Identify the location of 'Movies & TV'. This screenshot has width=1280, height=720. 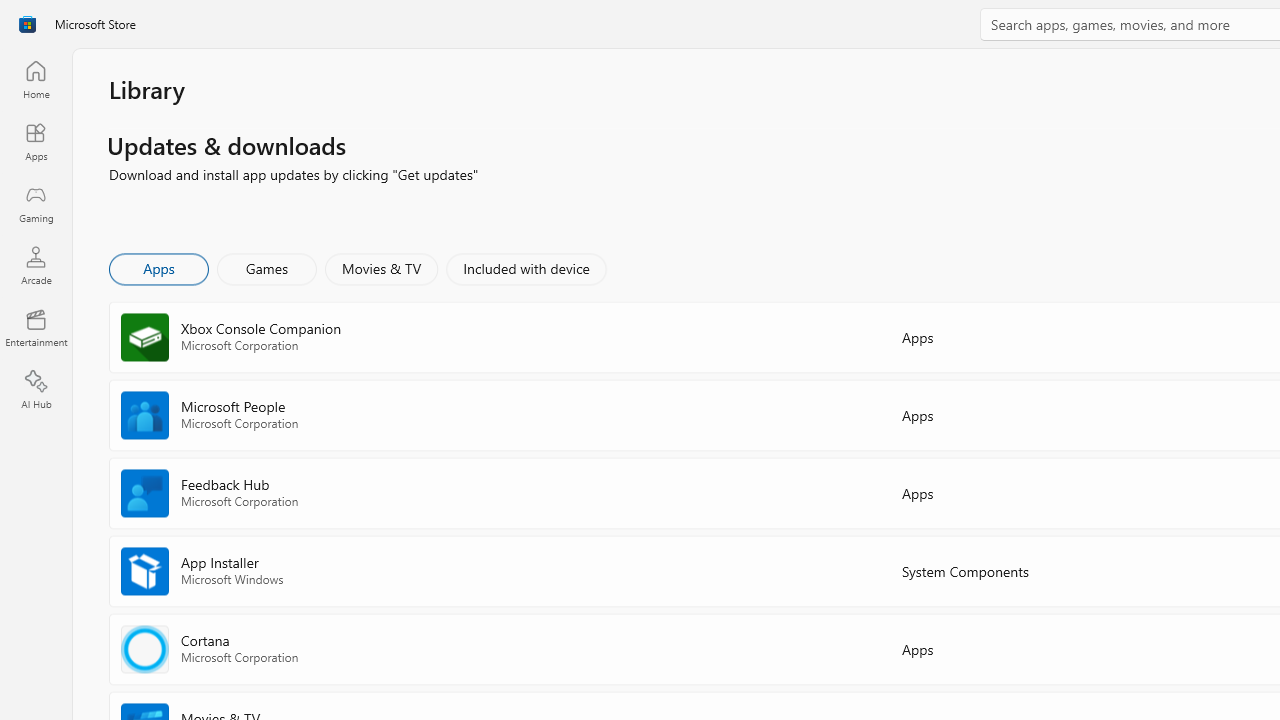
(381, 267).